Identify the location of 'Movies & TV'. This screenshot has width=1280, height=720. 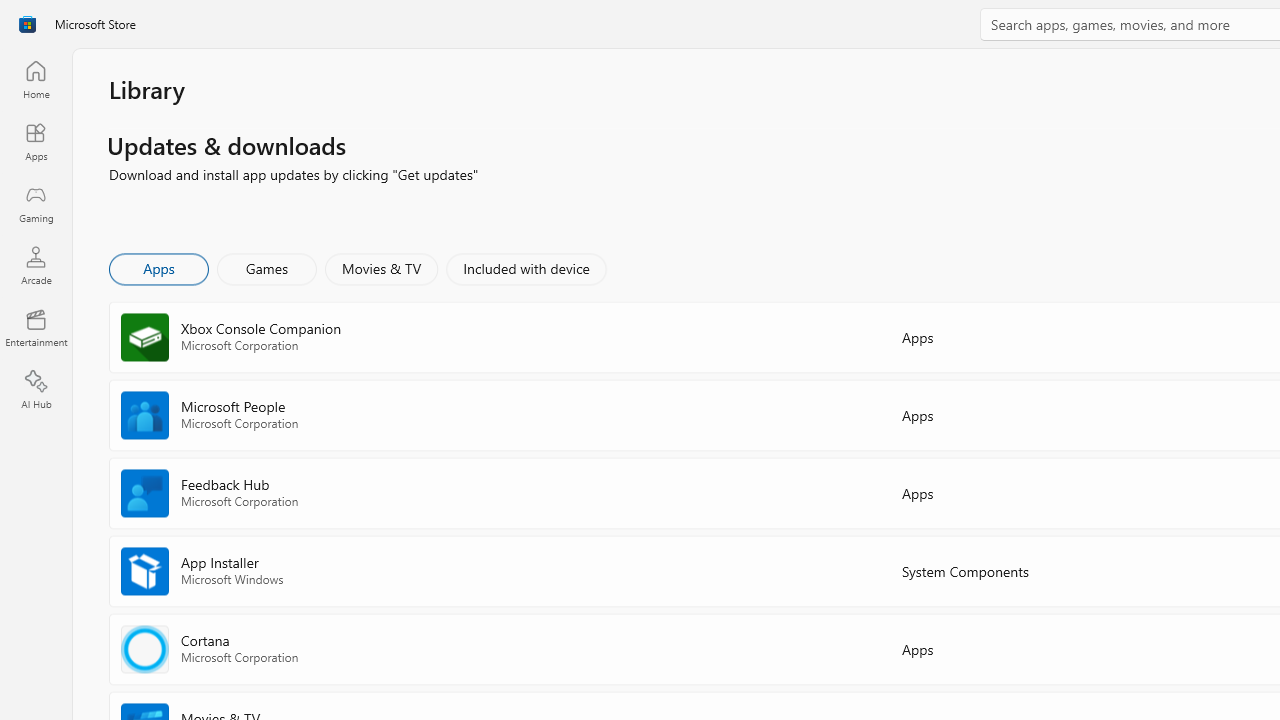
(381, 267).